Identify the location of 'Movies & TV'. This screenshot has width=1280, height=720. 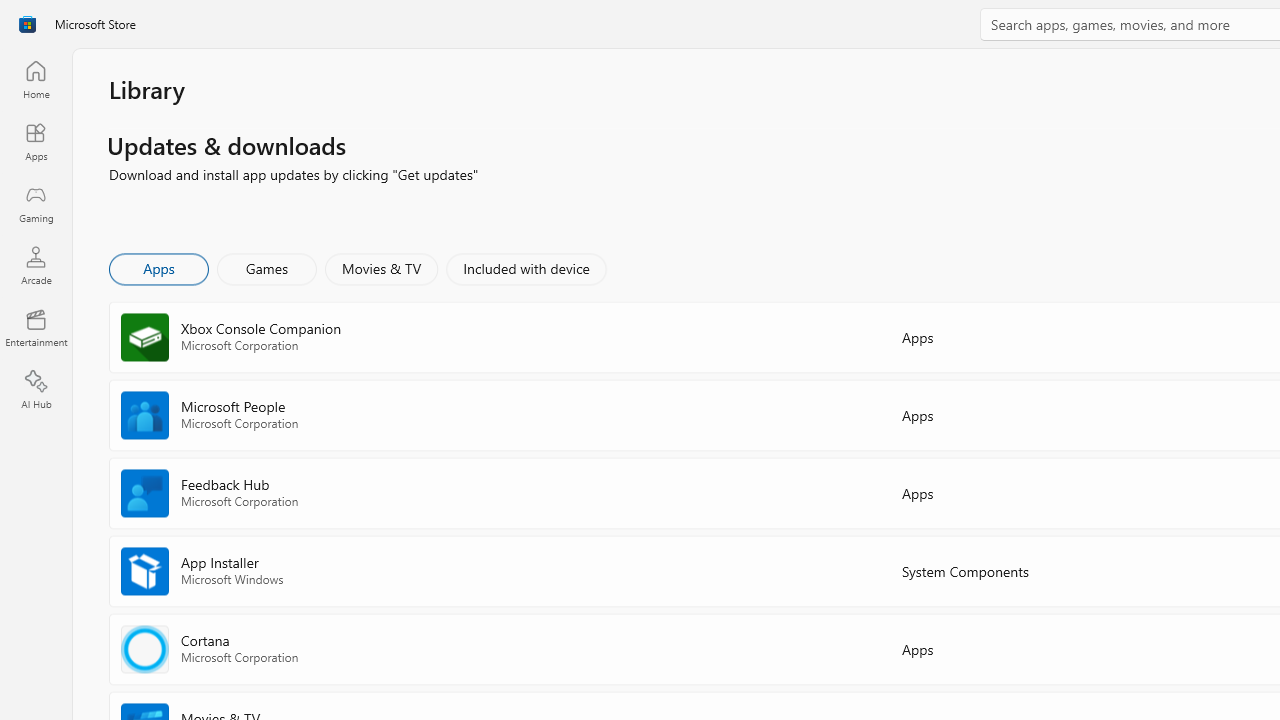
(381, 267).